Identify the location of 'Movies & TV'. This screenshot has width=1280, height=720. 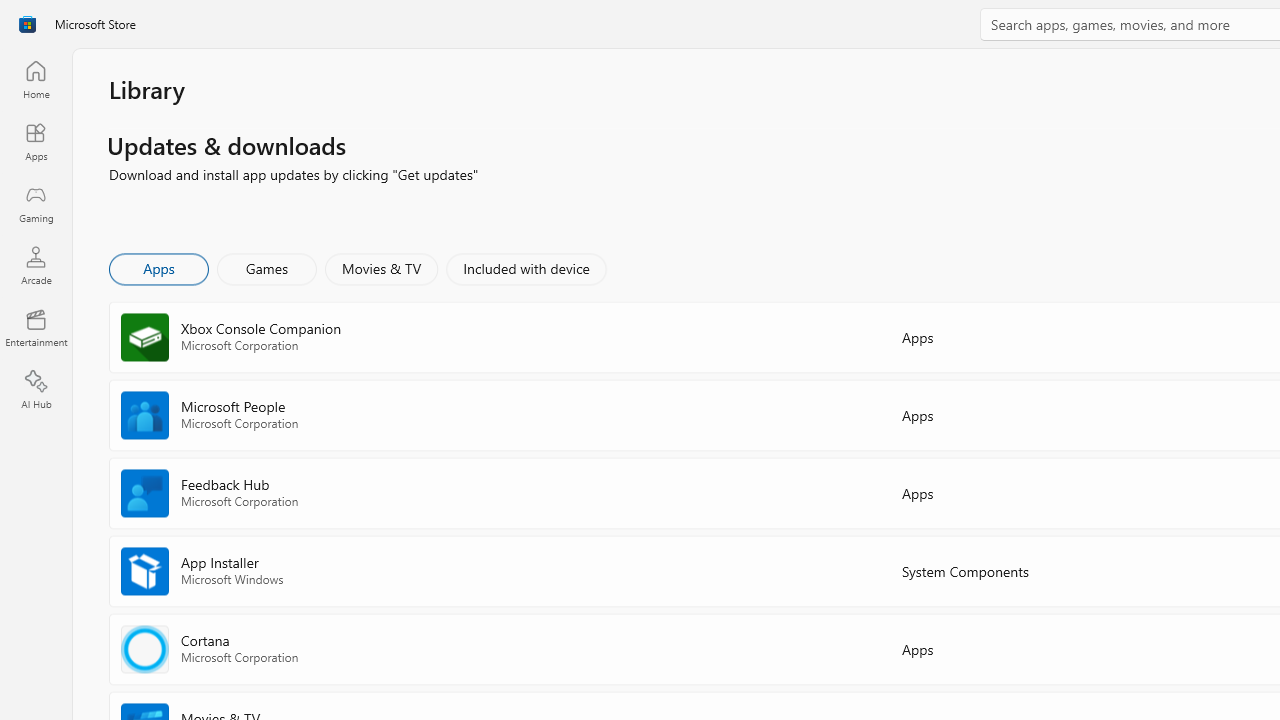
(381, 267).